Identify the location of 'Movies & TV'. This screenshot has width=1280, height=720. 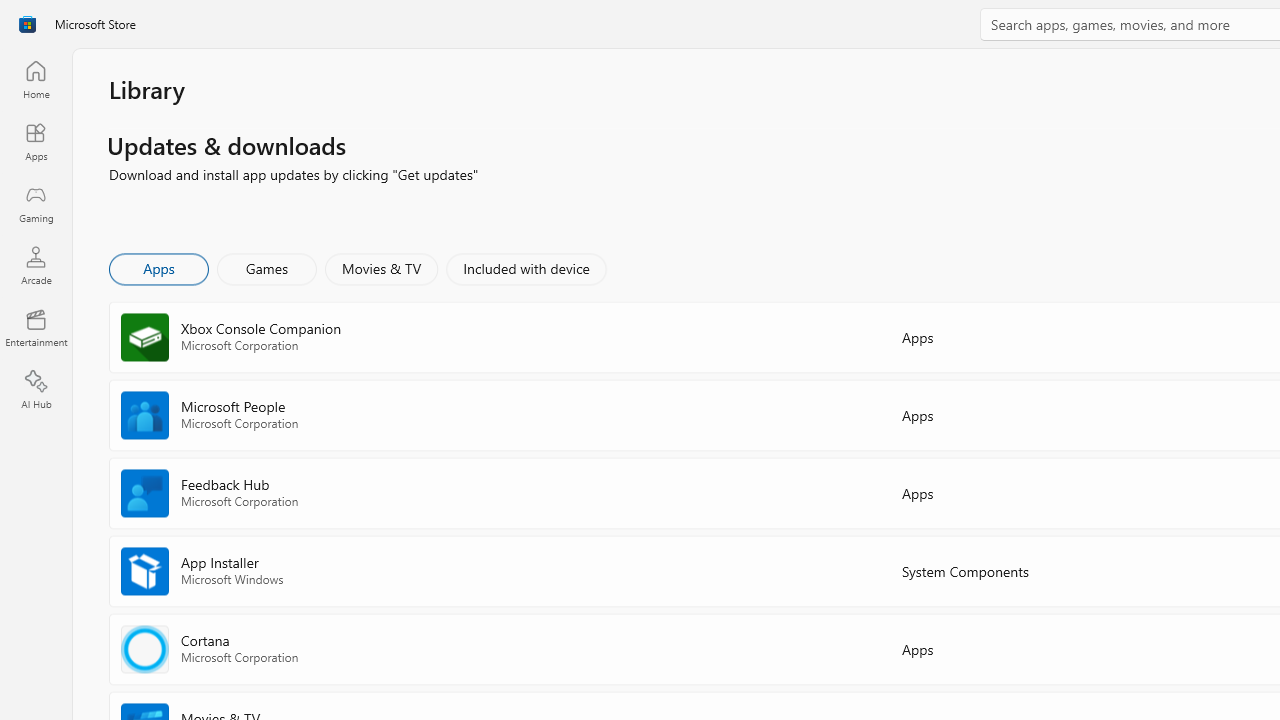
(381, 267).